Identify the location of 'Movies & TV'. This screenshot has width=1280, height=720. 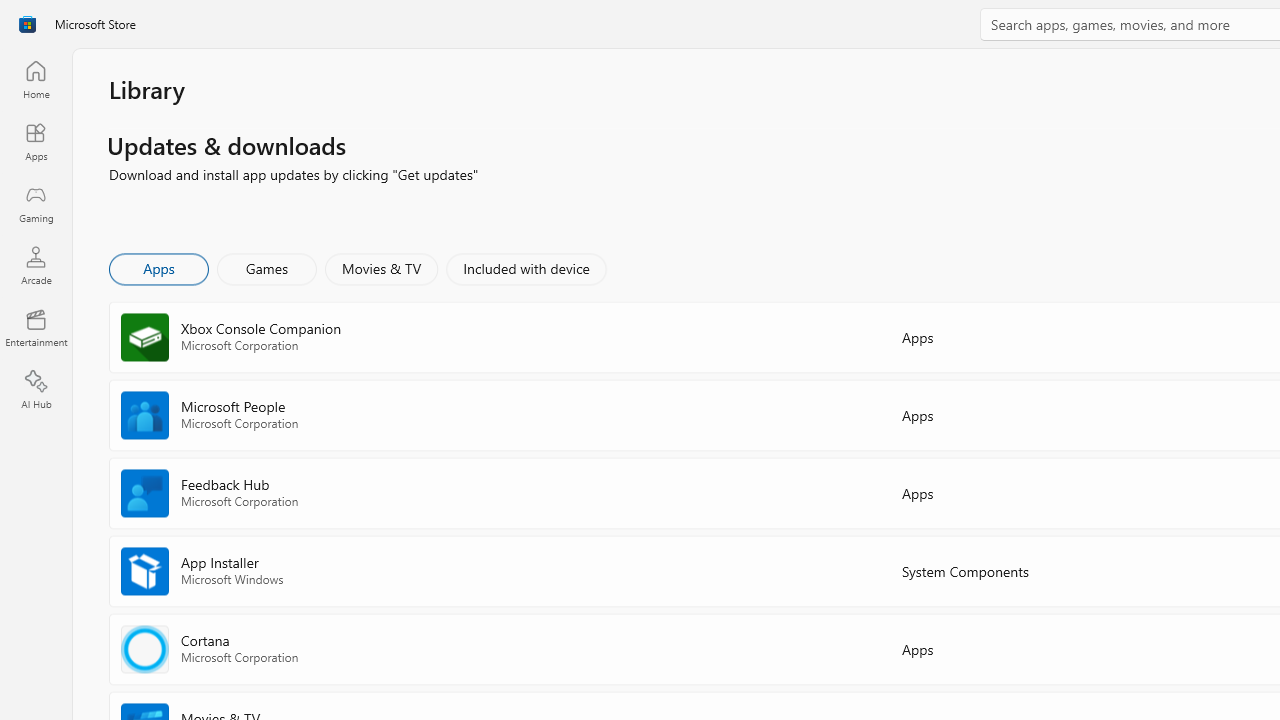
(381, 267).